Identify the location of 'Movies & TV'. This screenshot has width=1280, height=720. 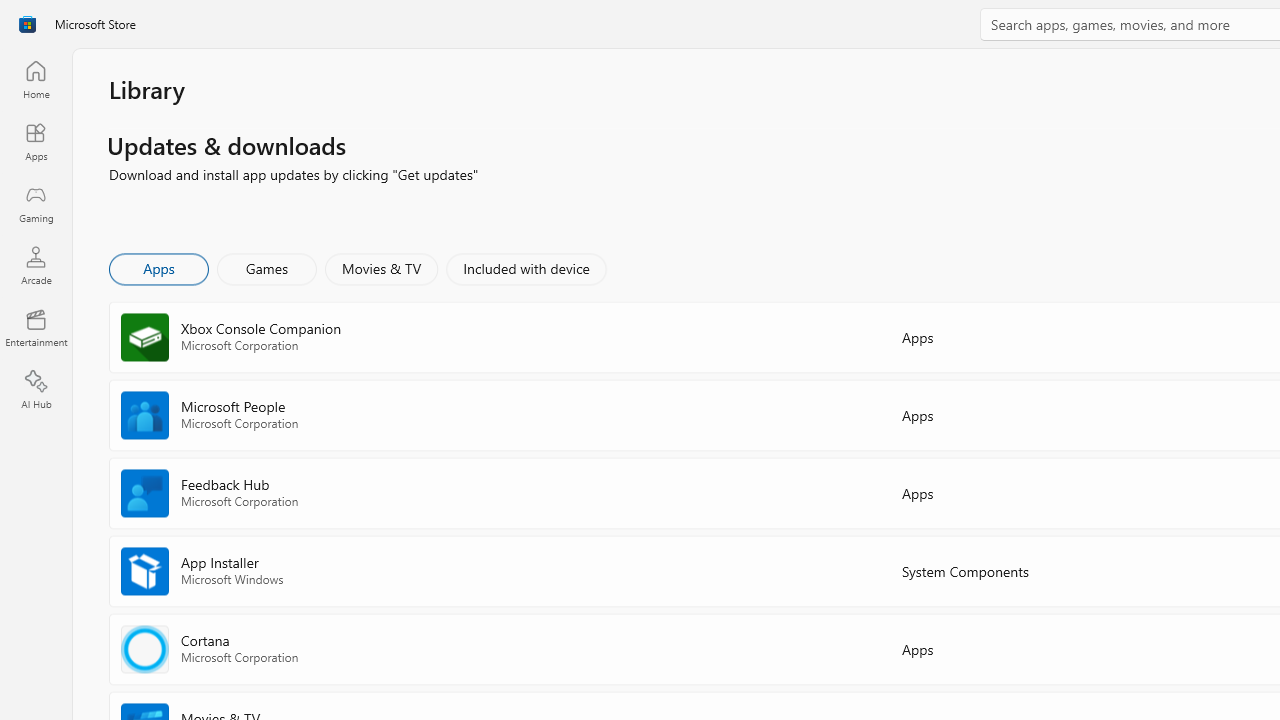
(381, 267).